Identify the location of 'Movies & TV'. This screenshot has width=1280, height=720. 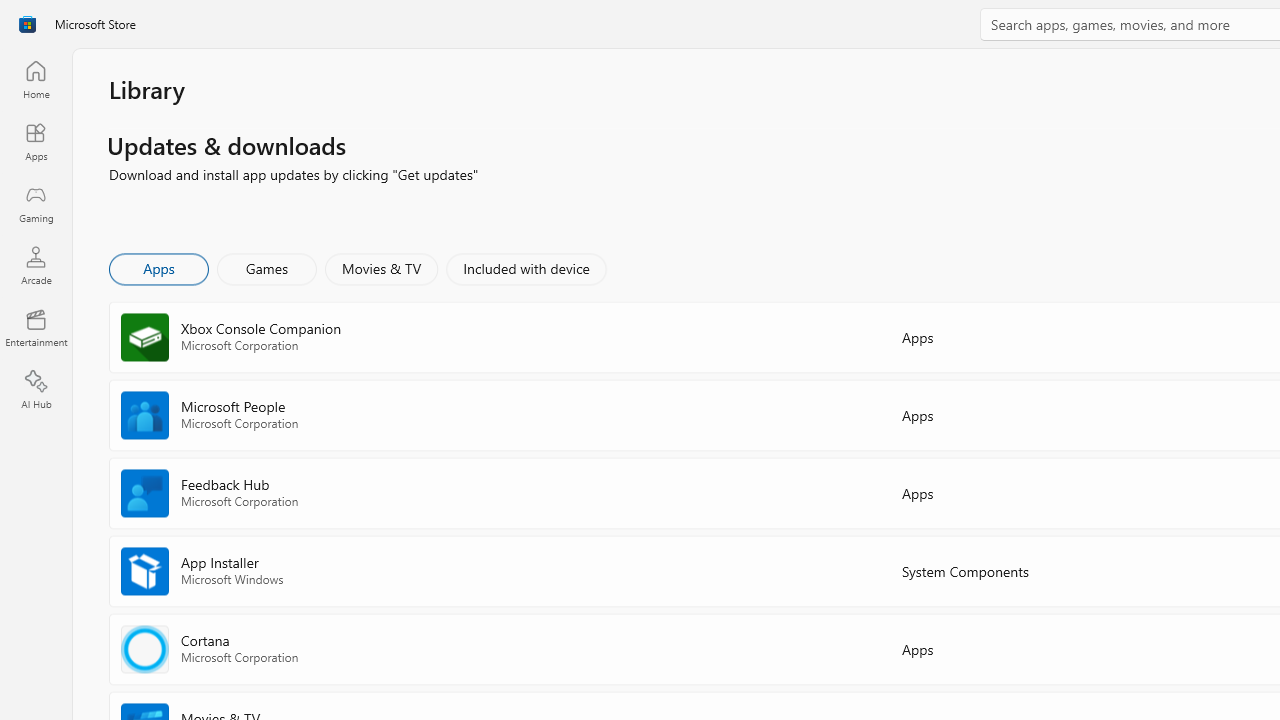
(381, 267).